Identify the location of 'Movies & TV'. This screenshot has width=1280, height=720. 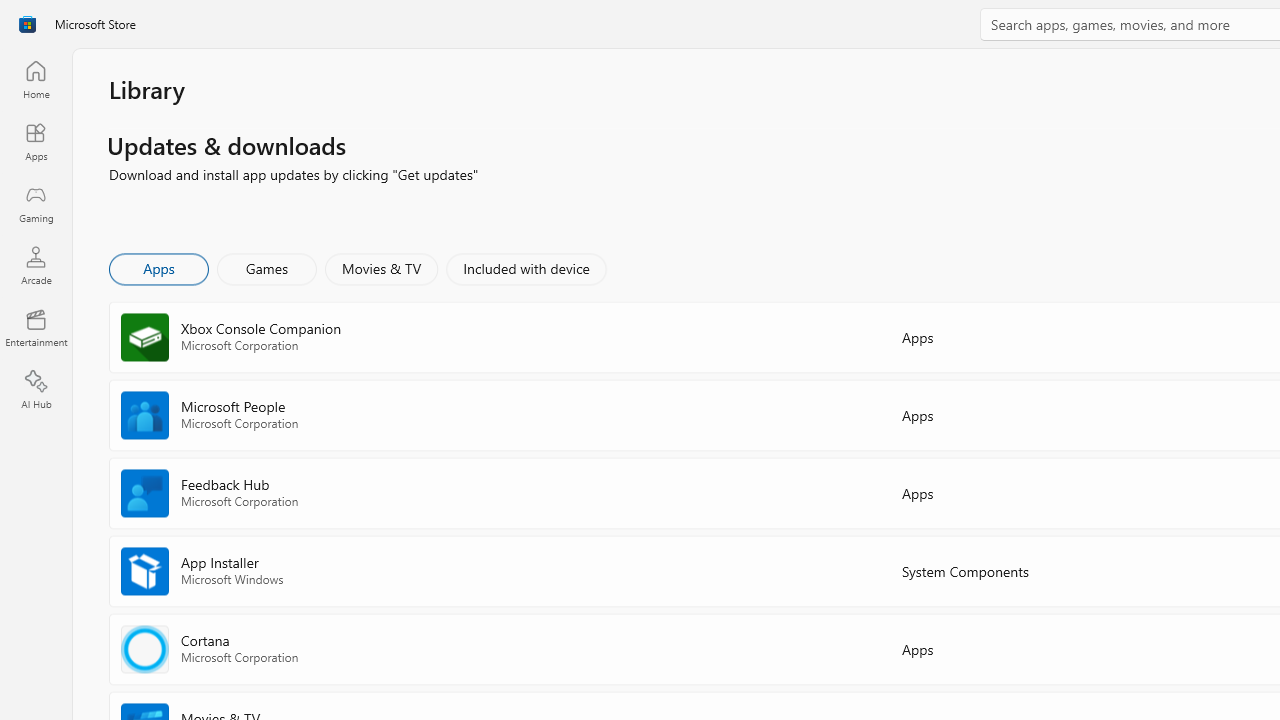
(381, 267).